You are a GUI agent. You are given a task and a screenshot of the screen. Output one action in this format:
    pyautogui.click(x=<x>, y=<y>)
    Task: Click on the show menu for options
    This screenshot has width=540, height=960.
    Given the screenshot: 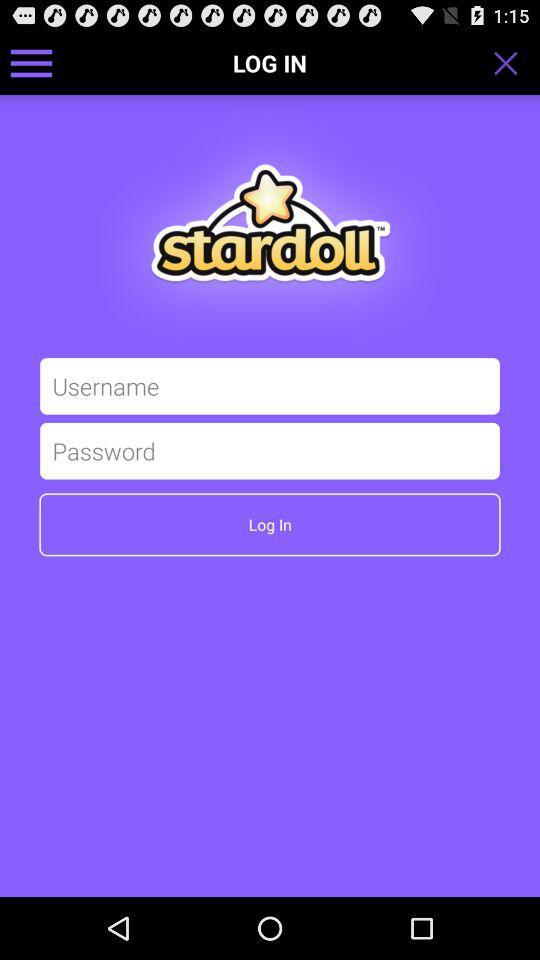 What is the action you would take?
    pyautogui.click(x=30, y=62)
    